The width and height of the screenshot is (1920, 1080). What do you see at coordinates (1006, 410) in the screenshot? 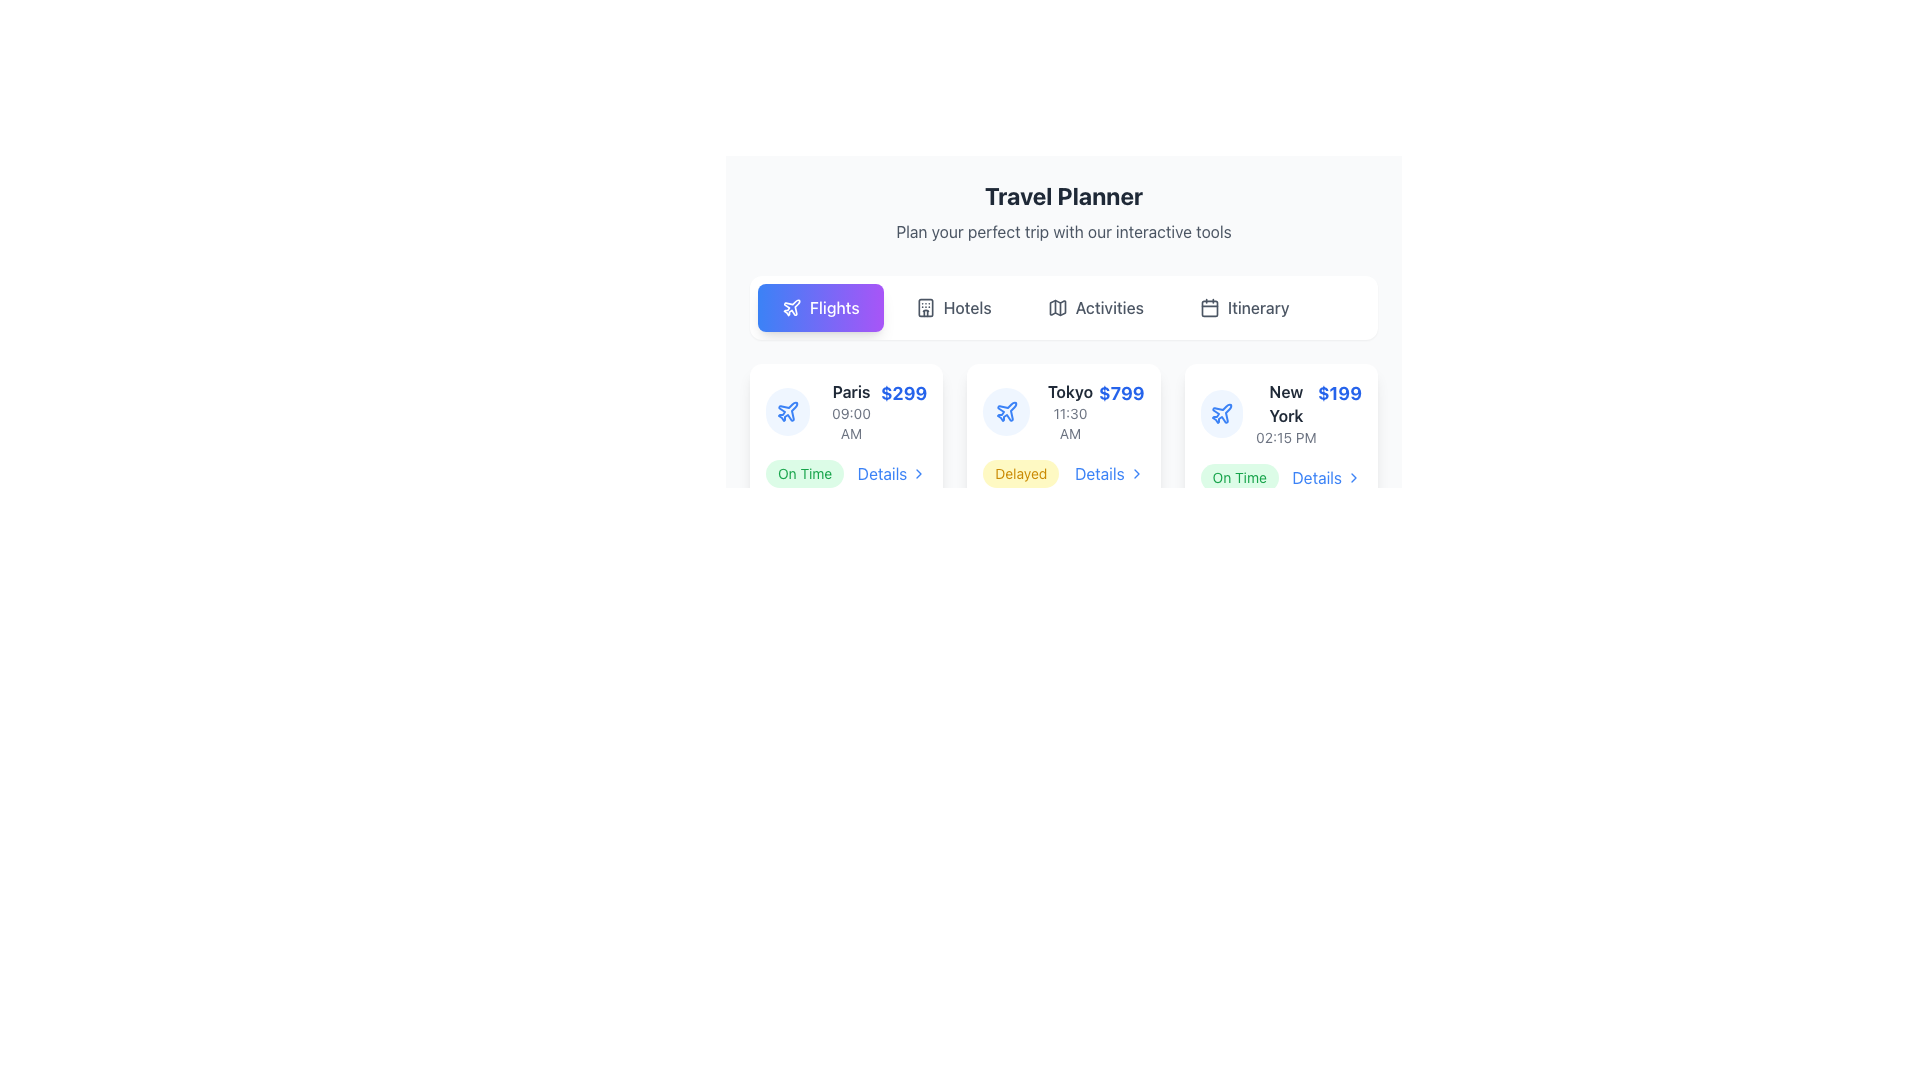
I see `the blue airplane icon, which is a minimalist geometric outline of an aircraft located in the left-most card of the flight options row, directly below the 'Flights' section in the upper navigation bar` at bounding box center [1006, 410].